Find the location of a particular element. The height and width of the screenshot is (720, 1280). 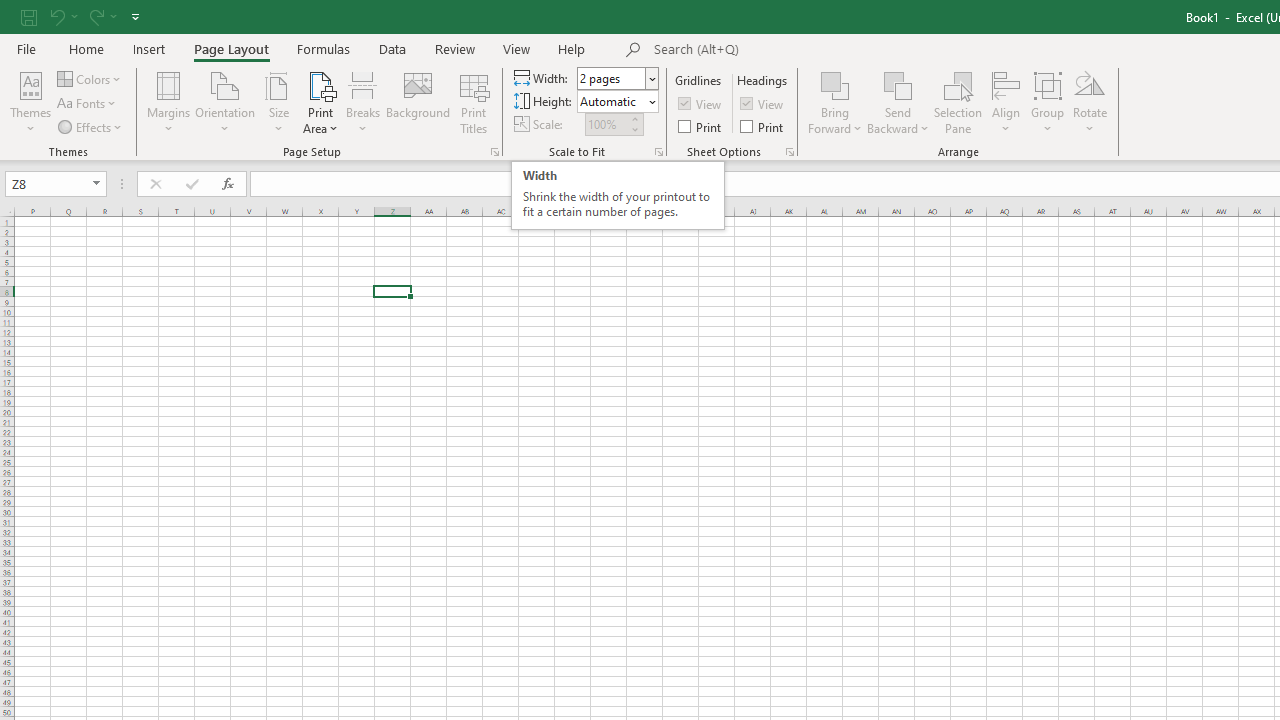

'Height' is located at coordinates (617, 101).